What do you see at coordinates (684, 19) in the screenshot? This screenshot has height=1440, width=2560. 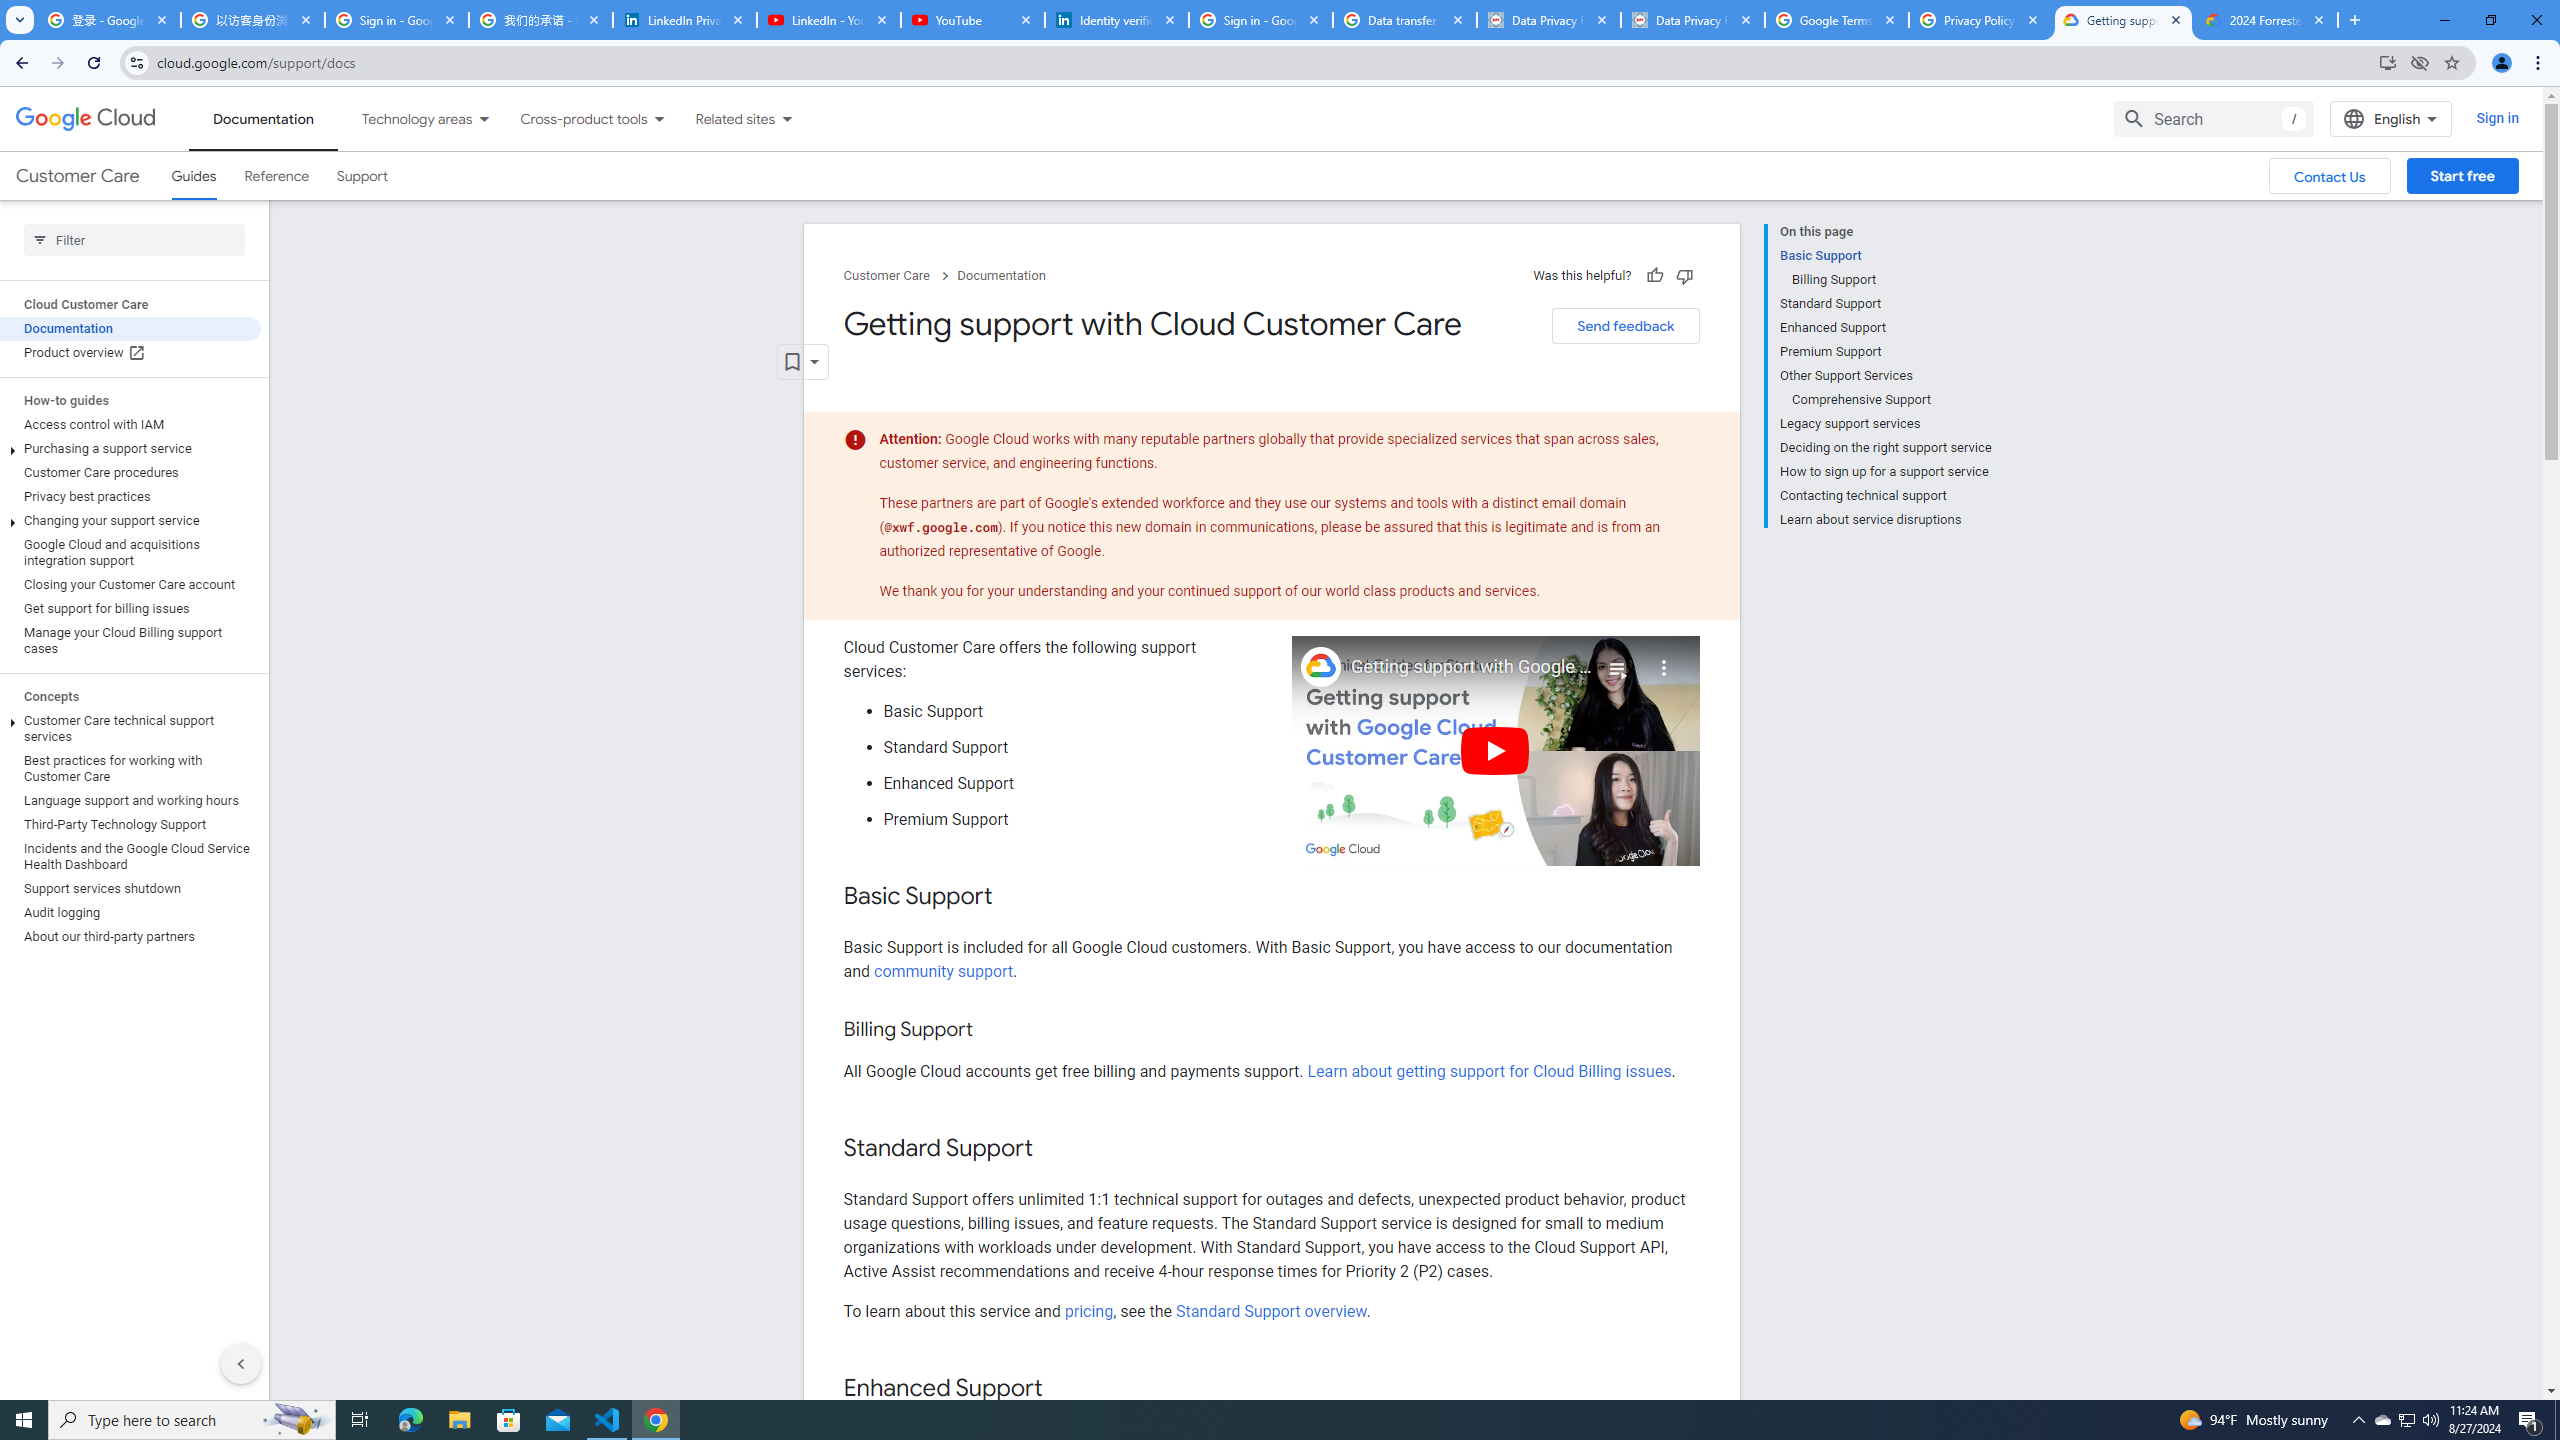 I see `'LinkedIn Privacy Policy'` at bounding box center [684, 19].